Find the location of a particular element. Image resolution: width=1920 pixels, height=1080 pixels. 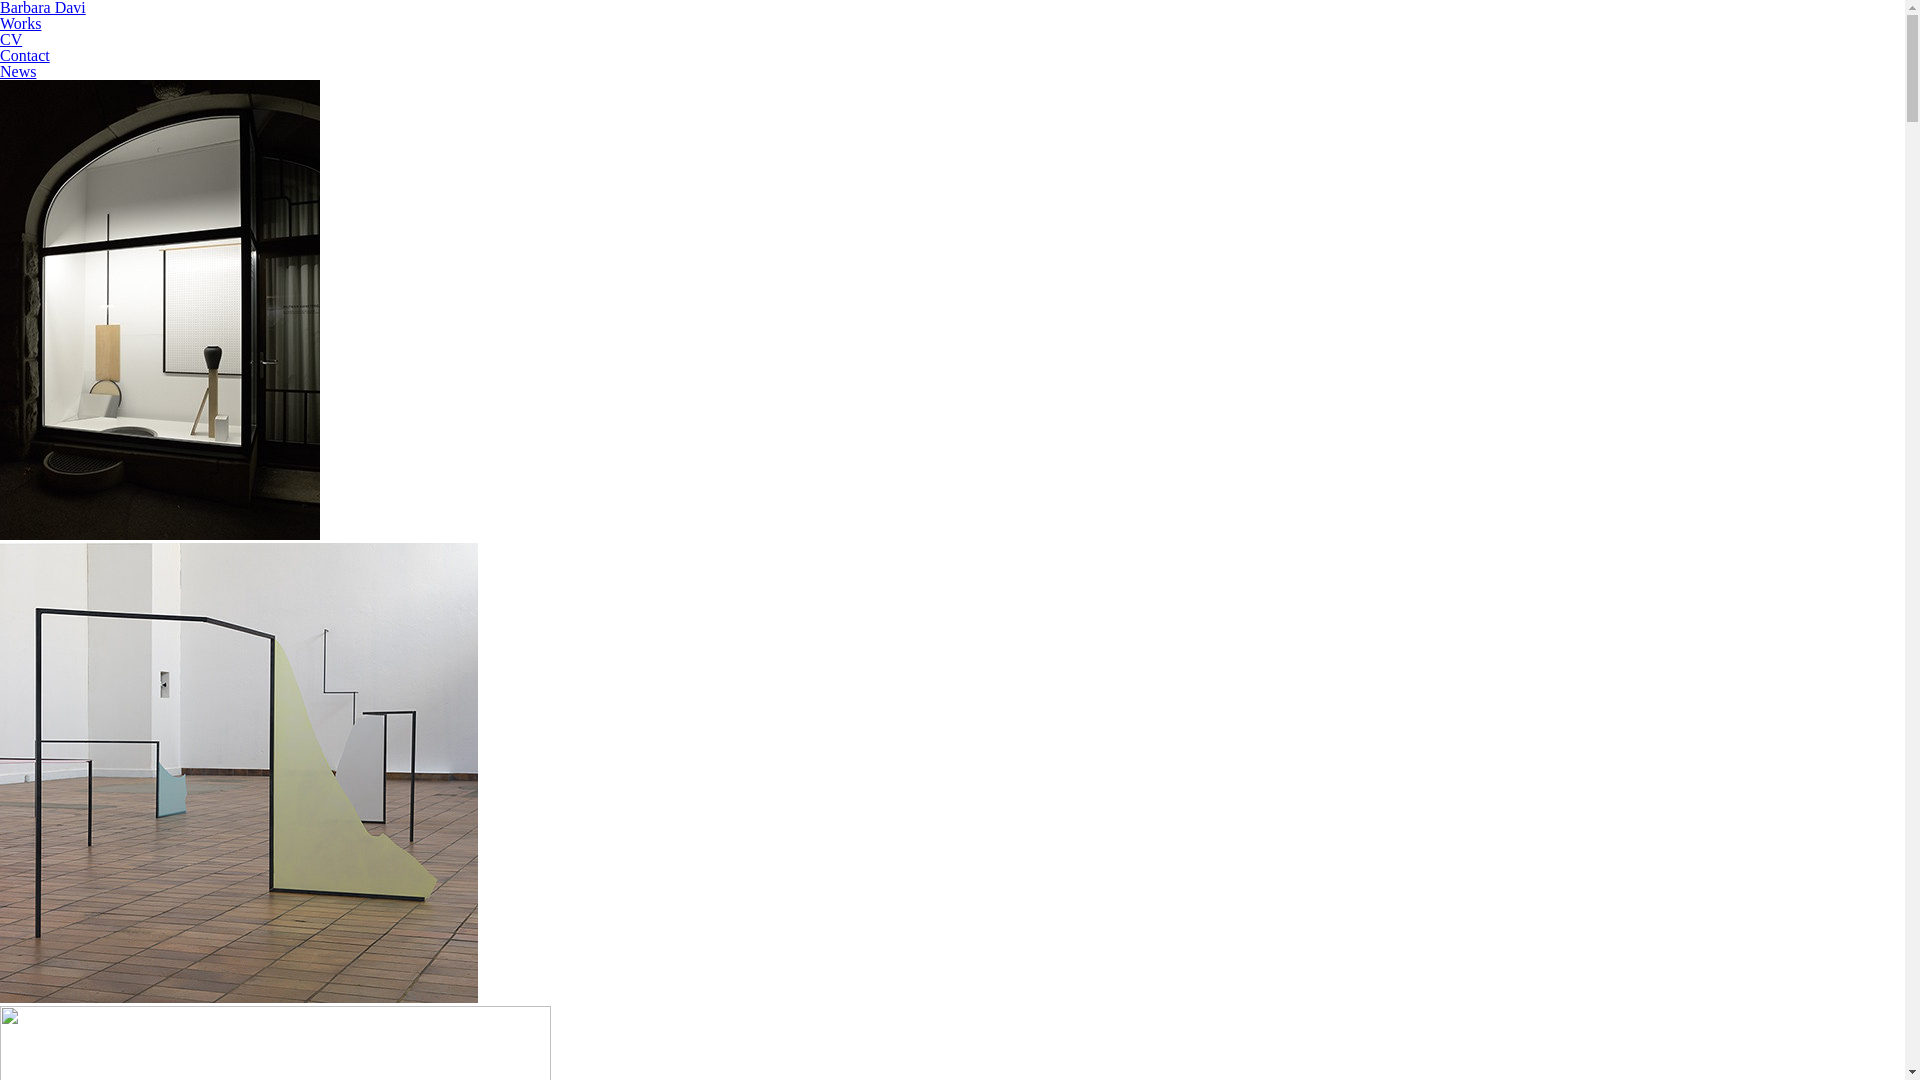

'News' is located at coordinates (18, 70).